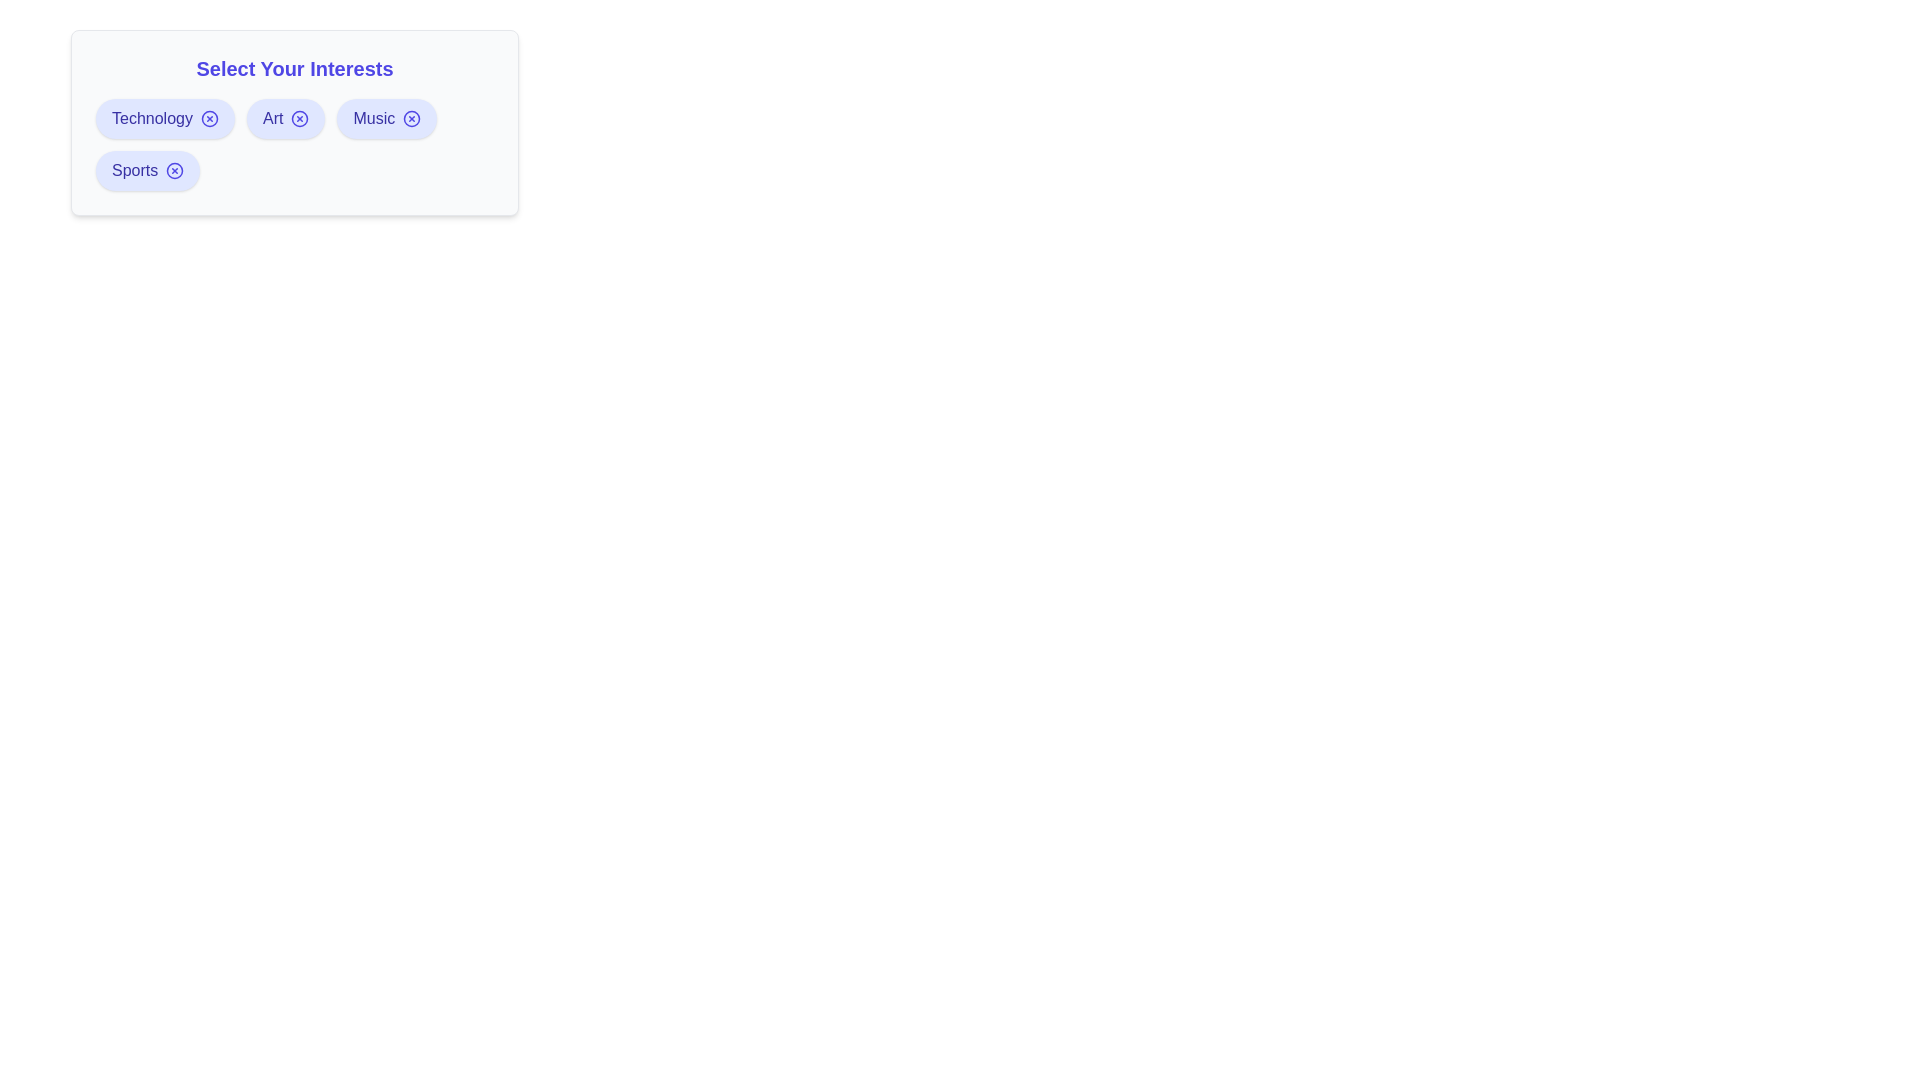 This screenshot has height=1080, width=1920. What do you see at coordinates (209, 119) in the screenshot?
I see `'X' button next to the interest 'Technology' to remove it` at bounding box center [209, 119].